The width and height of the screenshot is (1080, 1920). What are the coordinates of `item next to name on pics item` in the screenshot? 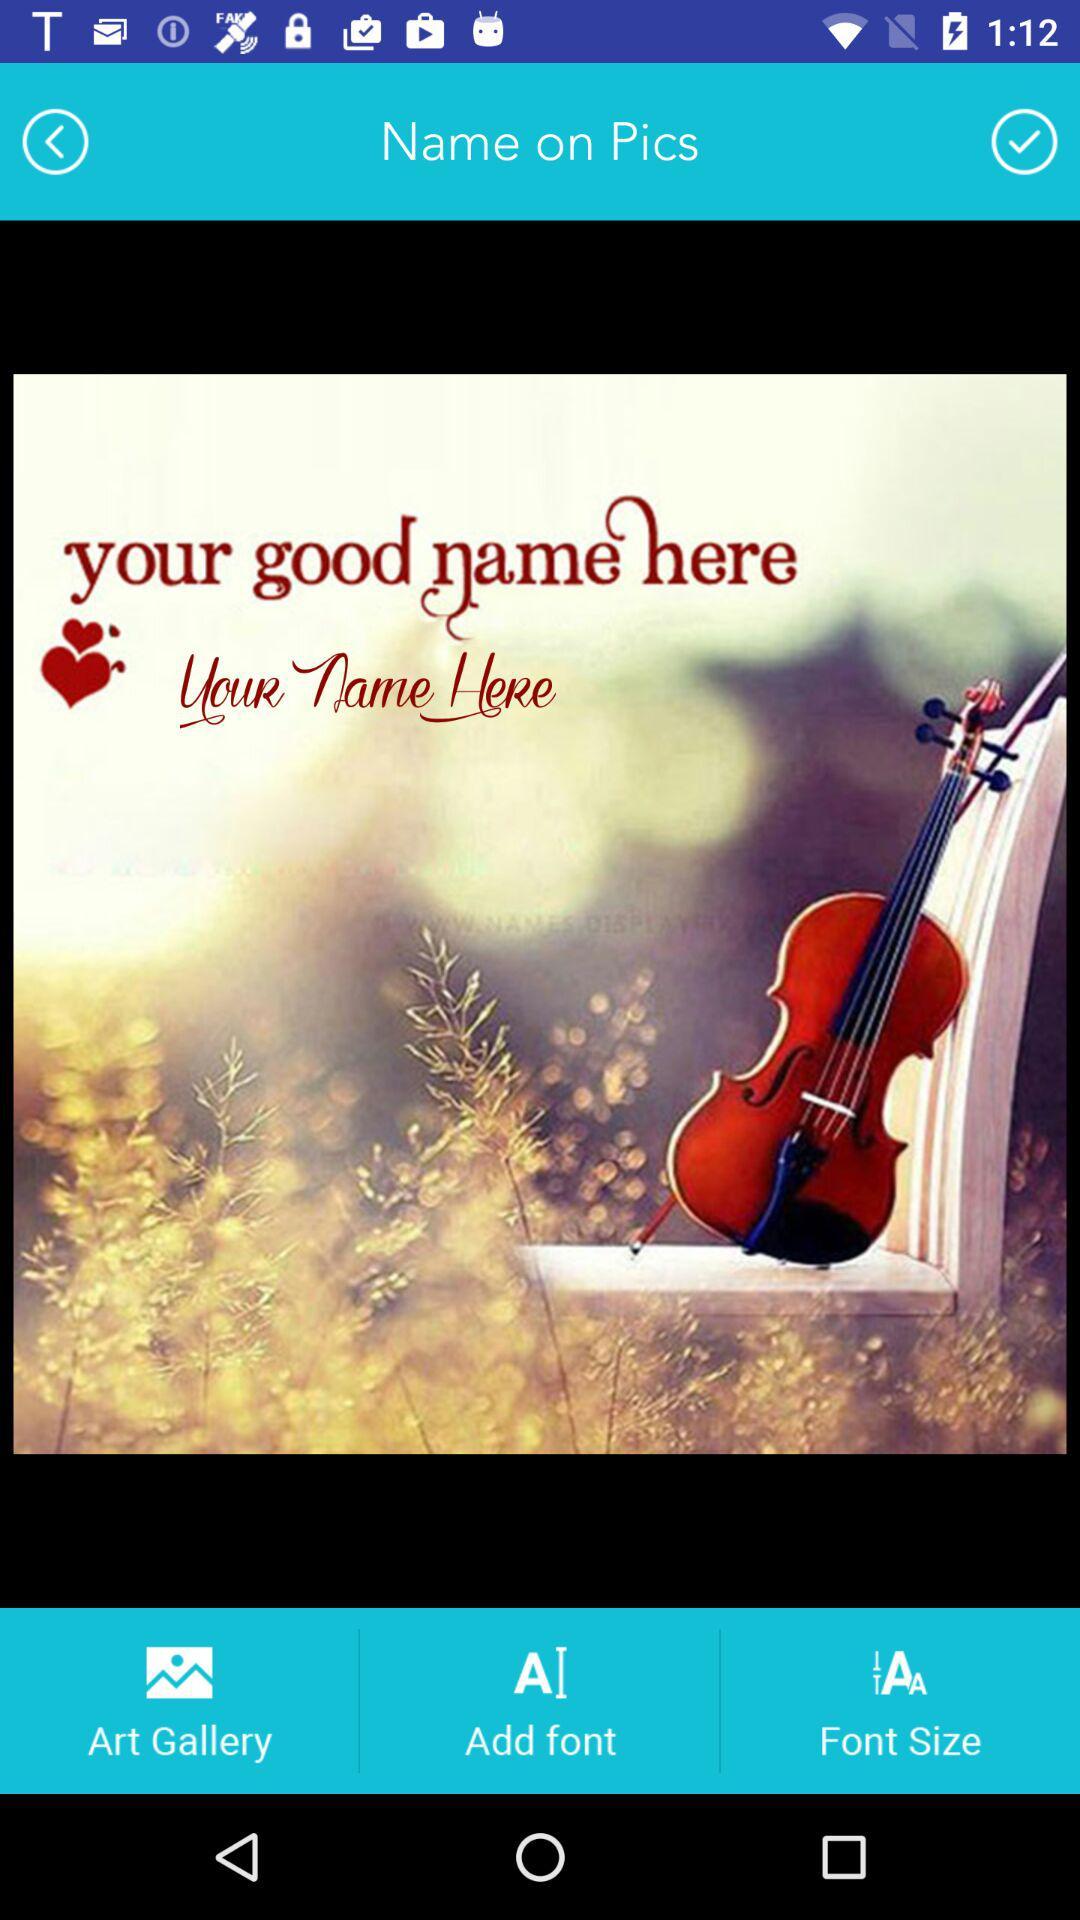 It's located at (54, 140).